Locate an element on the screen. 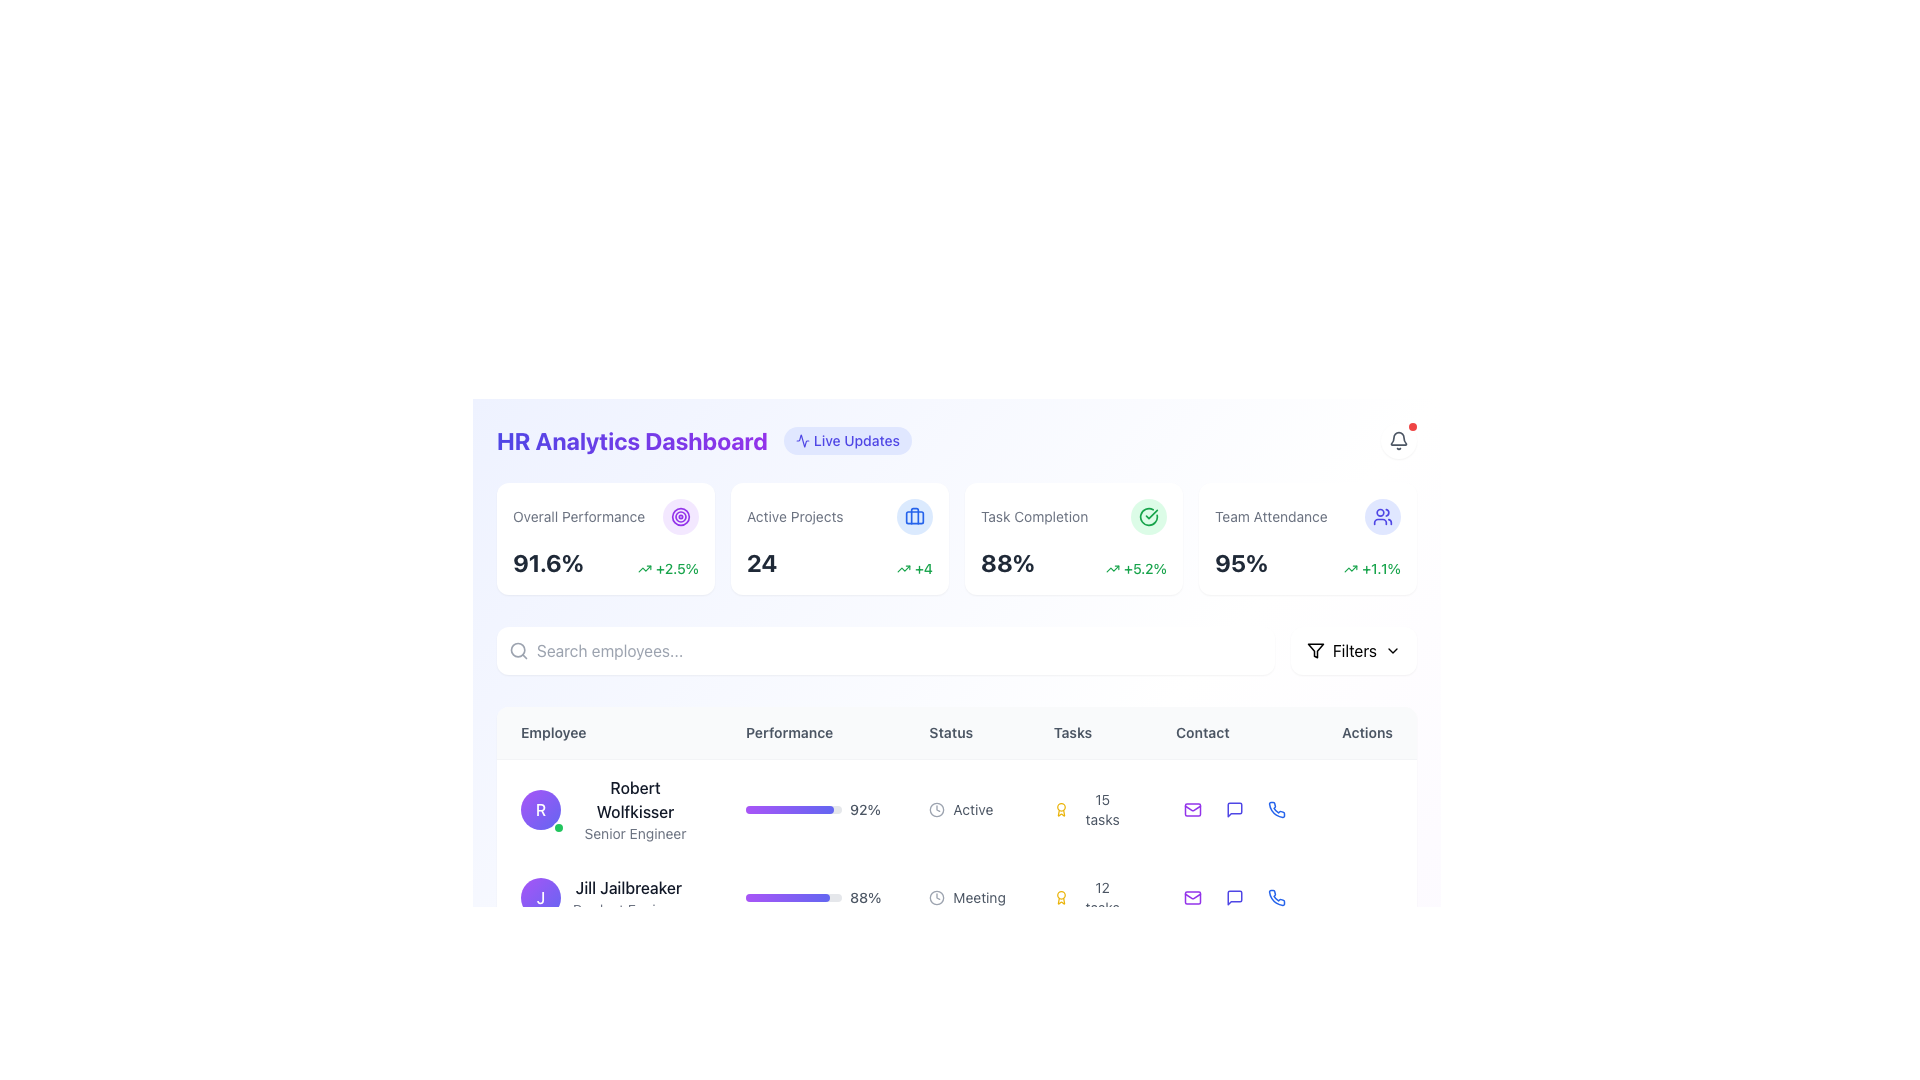 The height and width of the screenshot is (1080, 1920). the text element displaying '91.6%' in bold font within the 'Overall Performance' card, located in the top-left region of the dashboard is located at coordinates (548, 563).